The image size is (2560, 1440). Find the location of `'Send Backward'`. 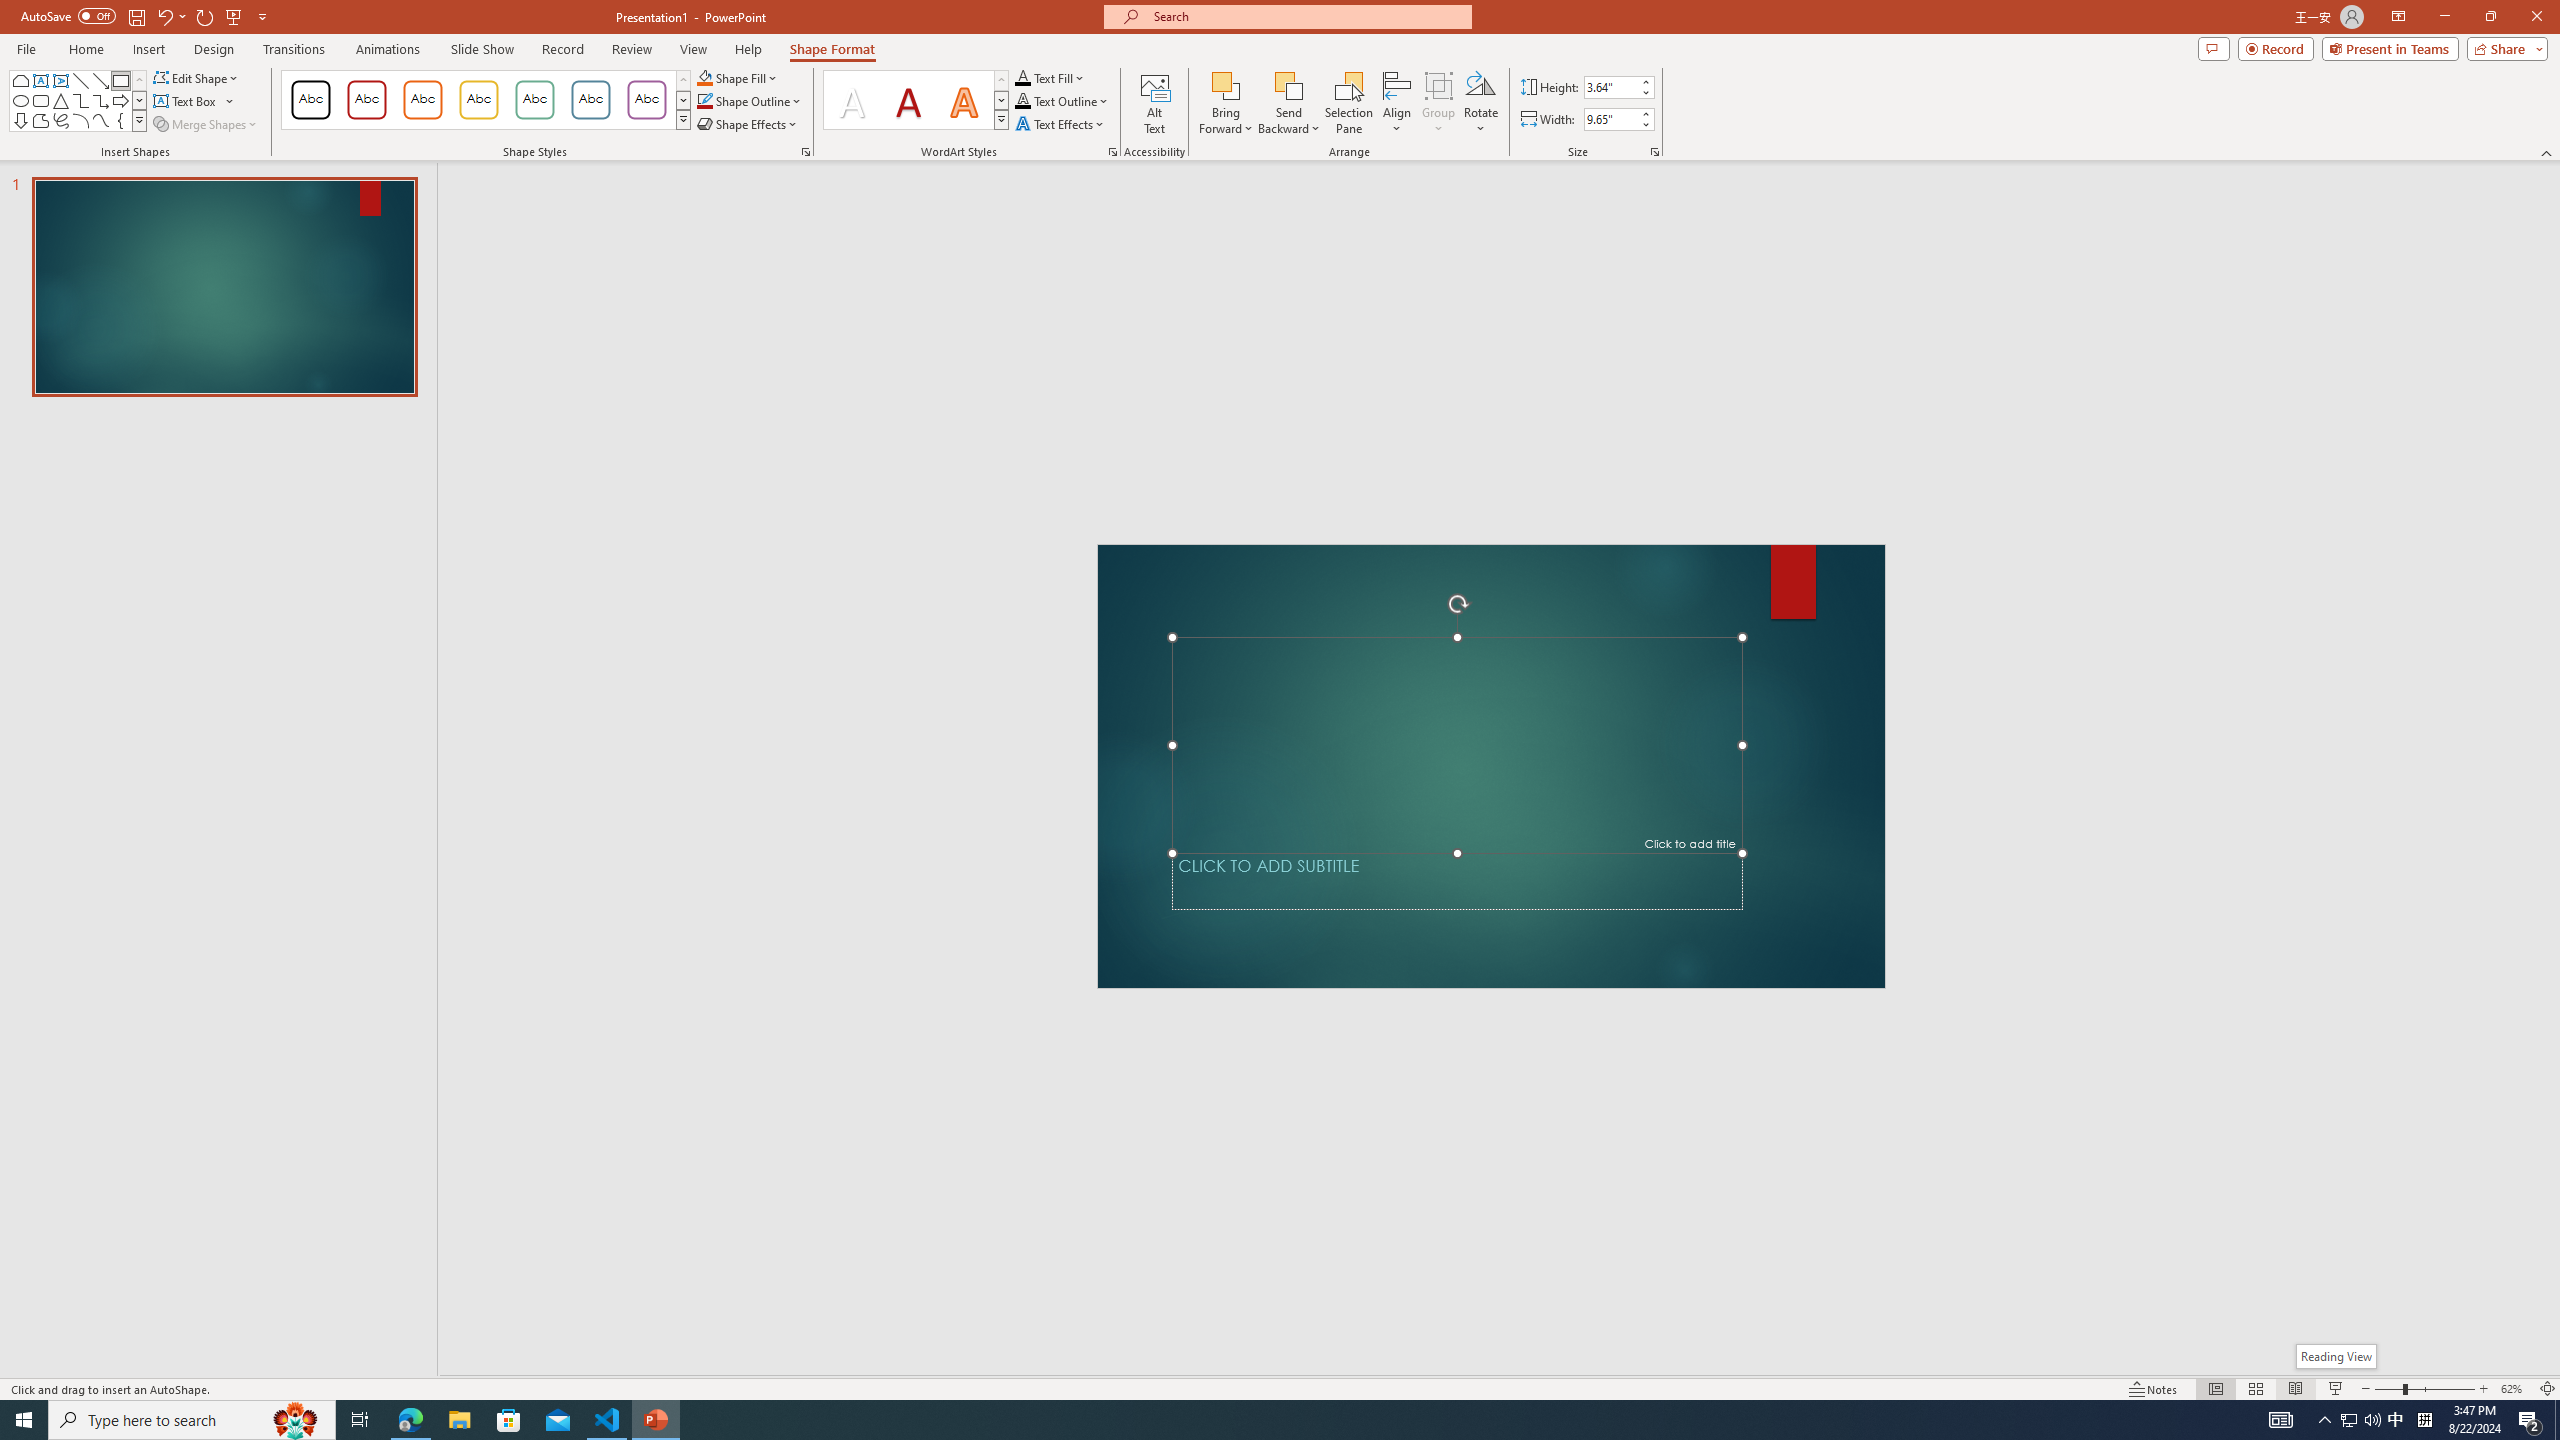

'Send Backward' is located at coordinates (1289, 84).